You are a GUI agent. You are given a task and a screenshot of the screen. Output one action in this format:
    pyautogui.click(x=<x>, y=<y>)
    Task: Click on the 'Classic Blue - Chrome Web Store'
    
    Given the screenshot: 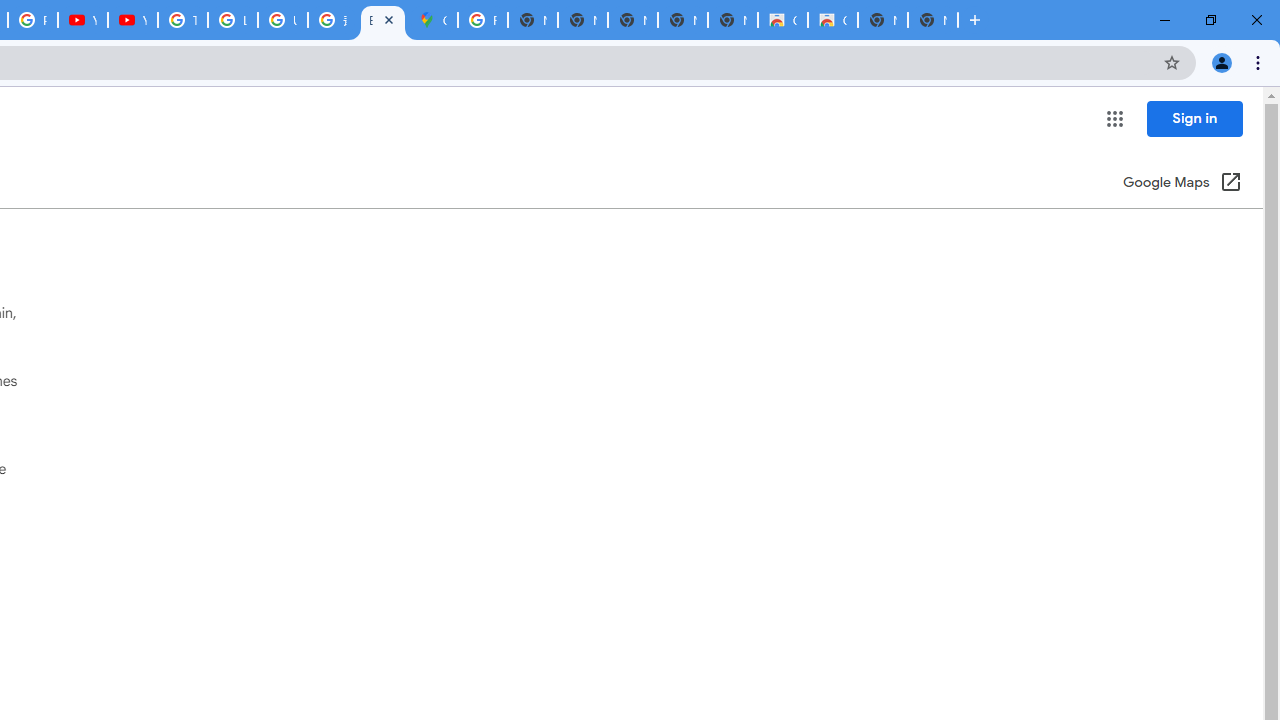 What is the action you would take?
    pyautogui.click(x=832, y=20)
    